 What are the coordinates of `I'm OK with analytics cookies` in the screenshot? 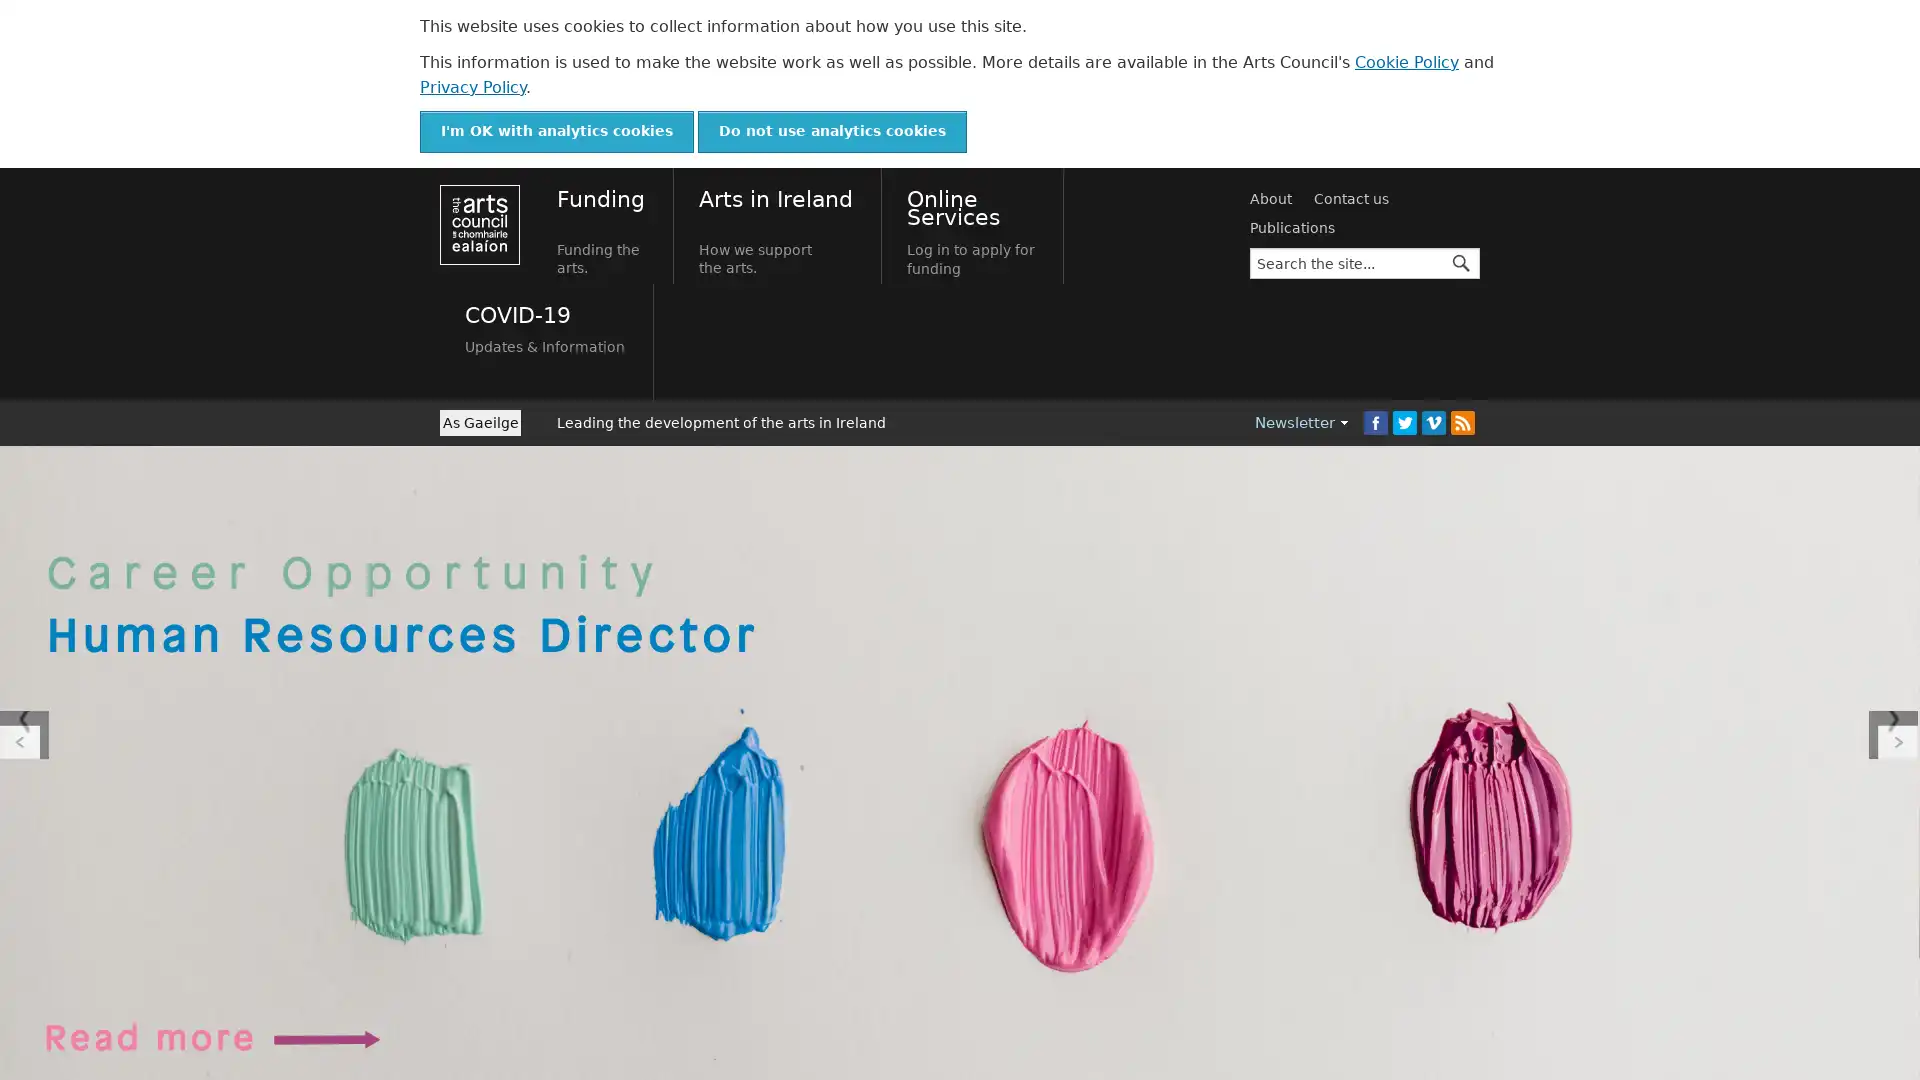 It's located at (556, 131).